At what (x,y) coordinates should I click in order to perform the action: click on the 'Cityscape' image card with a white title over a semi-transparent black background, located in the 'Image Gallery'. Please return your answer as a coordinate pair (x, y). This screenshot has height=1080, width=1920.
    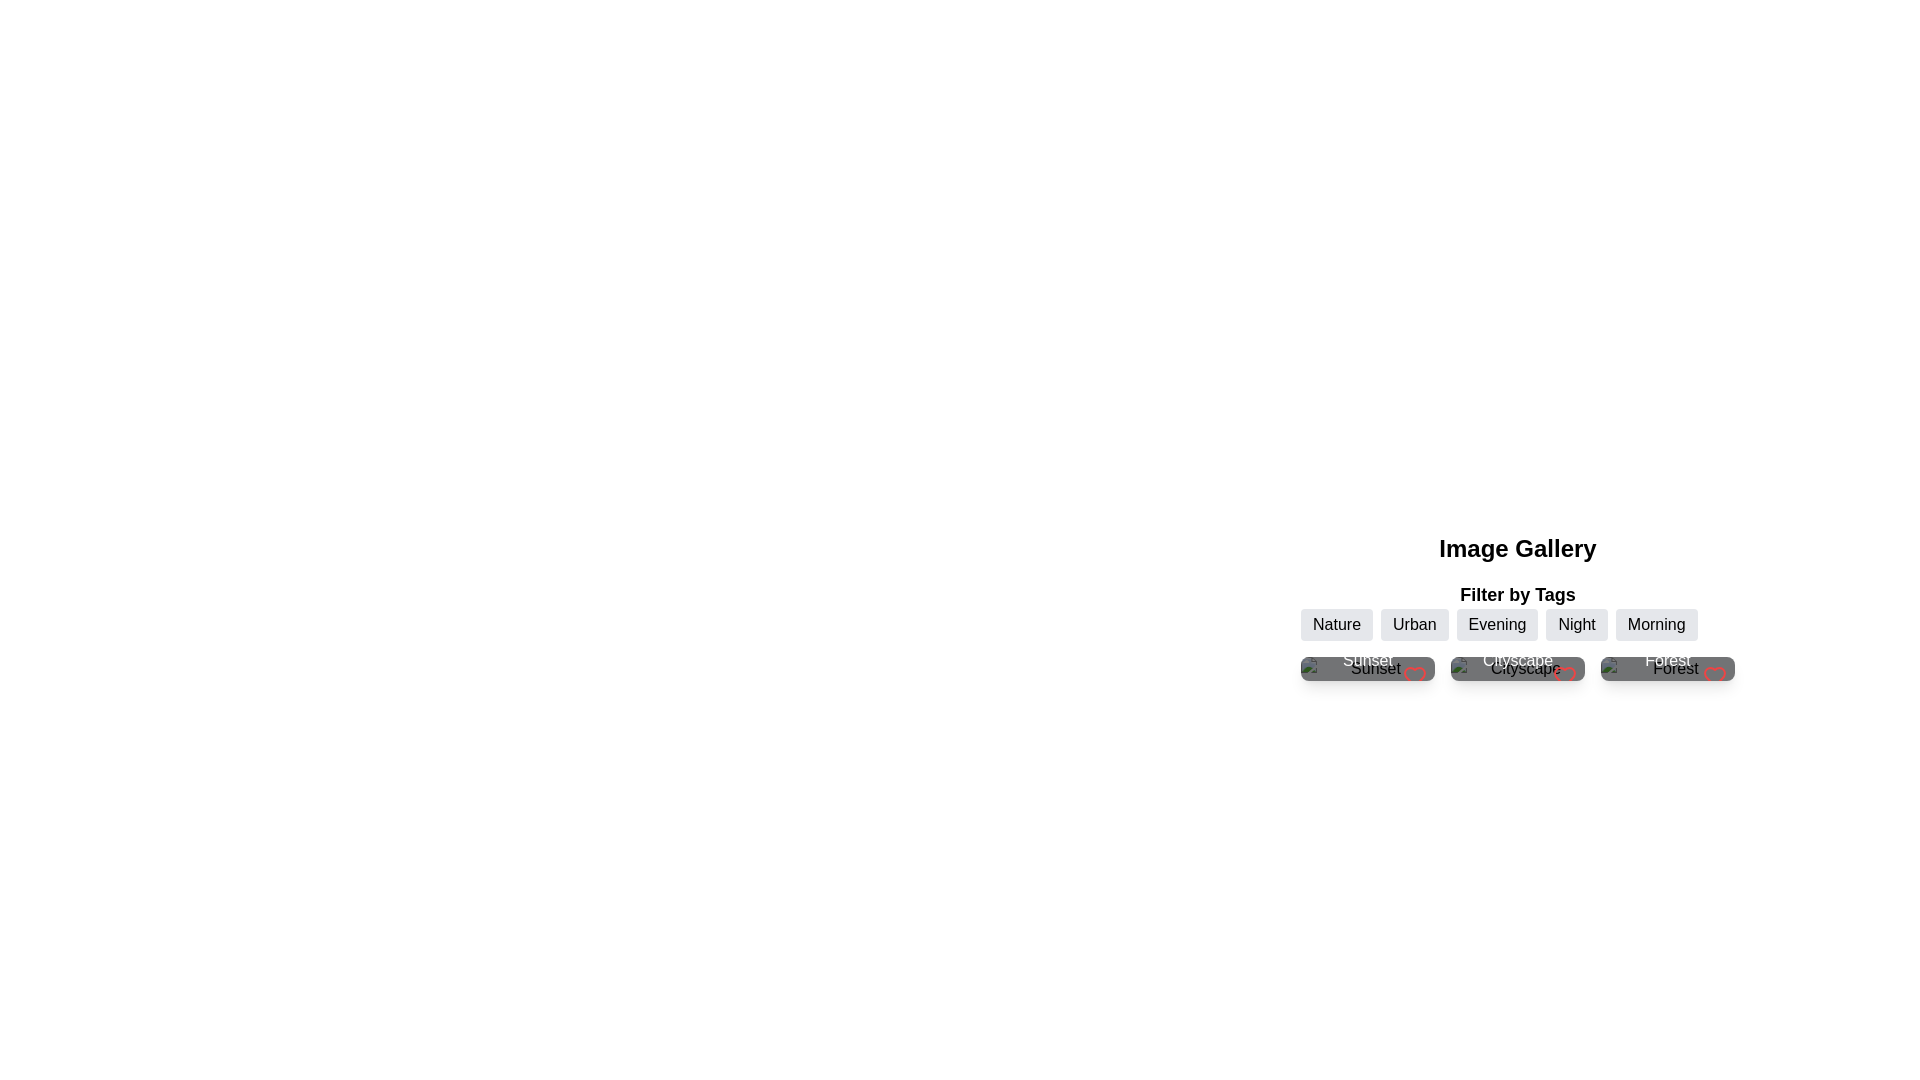
    Looking at the image, I should click on (1517, 668).